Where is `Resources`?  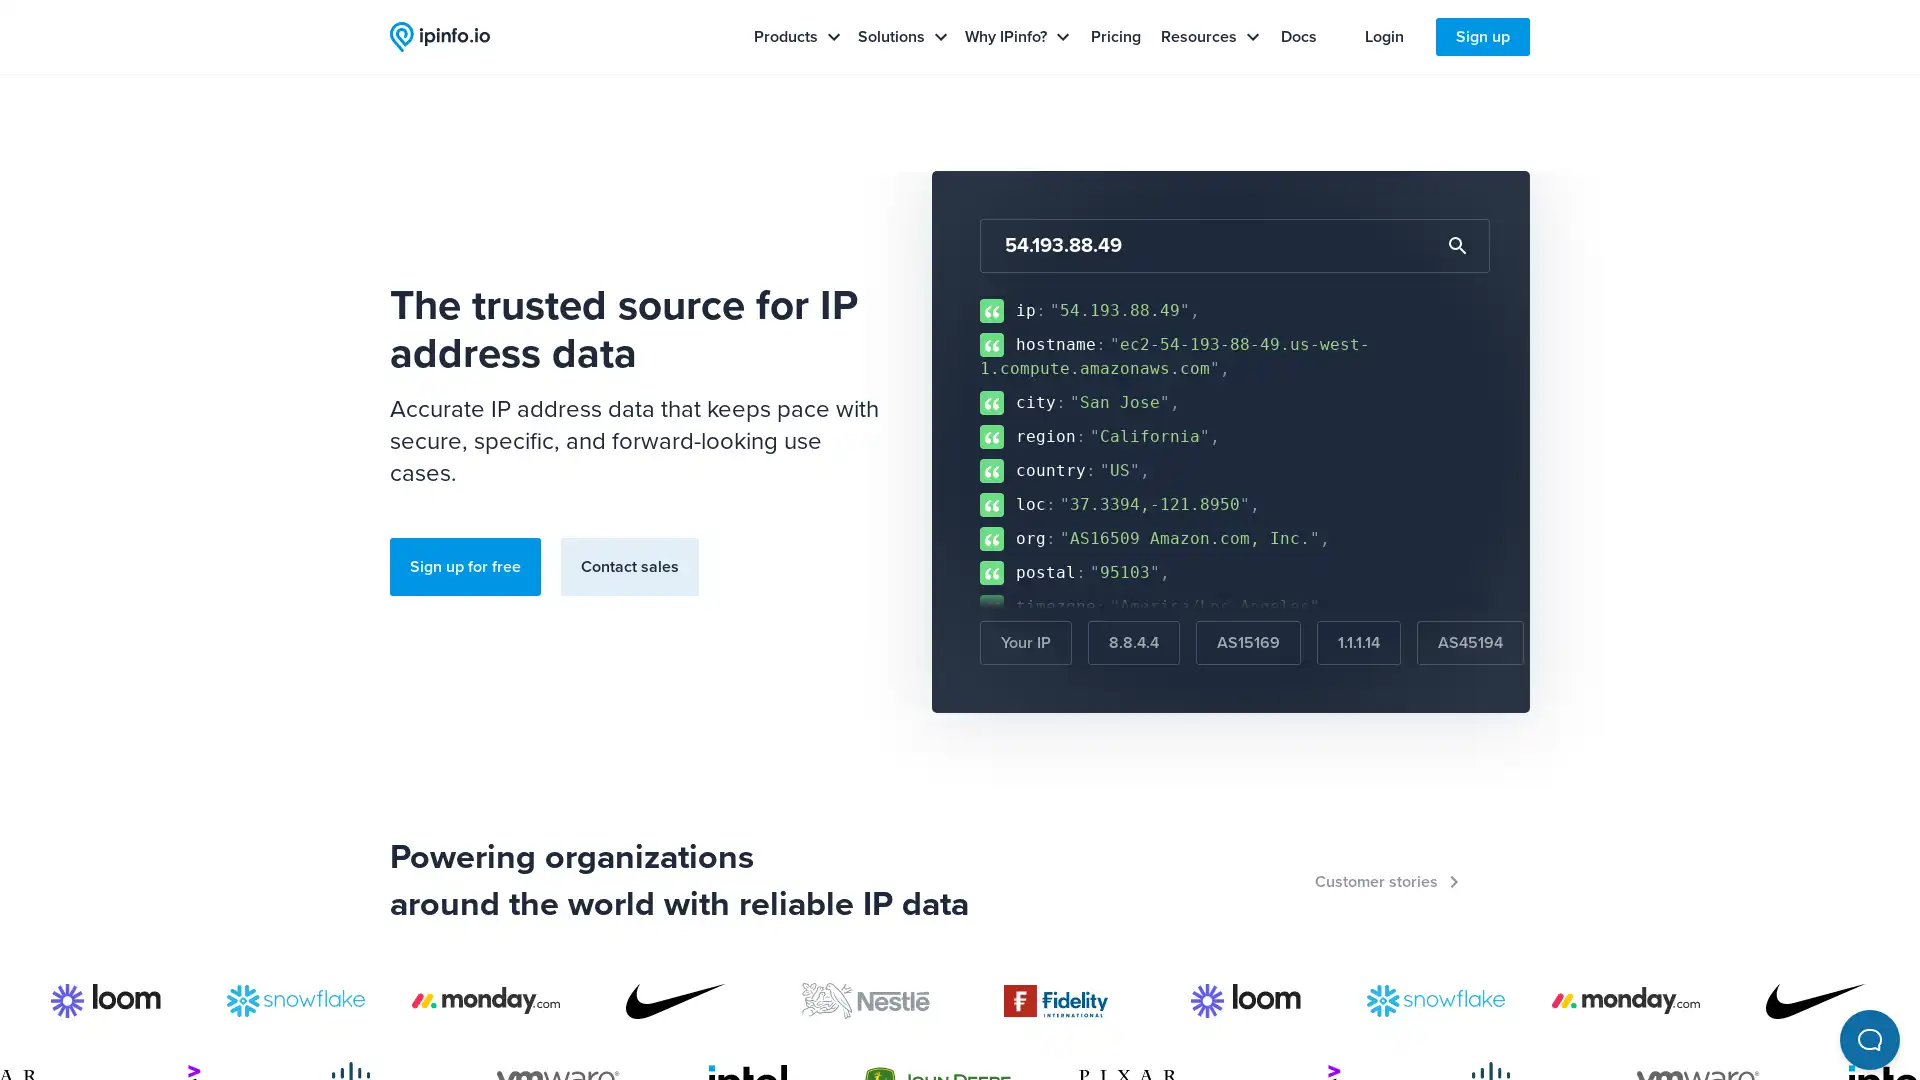
Resources is located at coordinates (1209, 37).